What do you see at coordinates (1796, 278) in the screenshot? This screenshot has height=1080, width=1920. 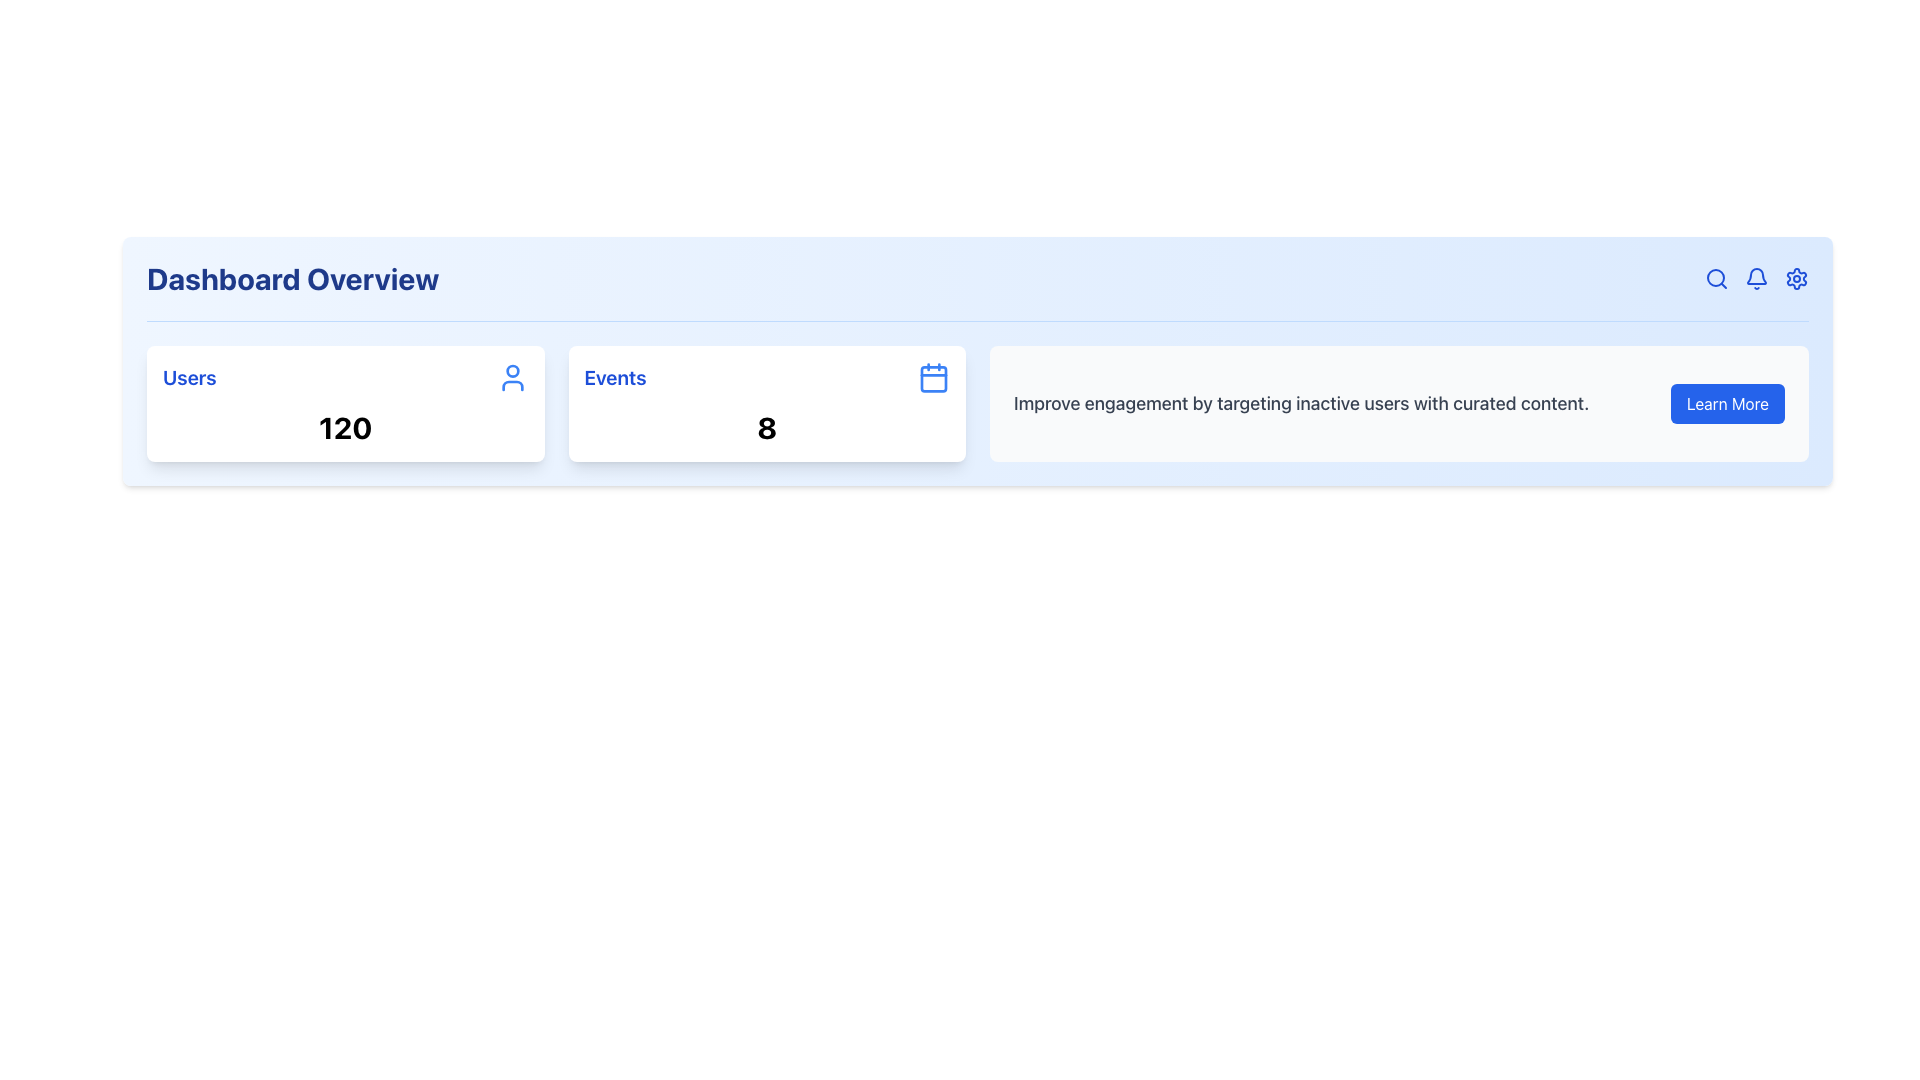 I see `the settings icon located in the rightmost corner of the top navigation bar` at bounding box center [1796, 278].